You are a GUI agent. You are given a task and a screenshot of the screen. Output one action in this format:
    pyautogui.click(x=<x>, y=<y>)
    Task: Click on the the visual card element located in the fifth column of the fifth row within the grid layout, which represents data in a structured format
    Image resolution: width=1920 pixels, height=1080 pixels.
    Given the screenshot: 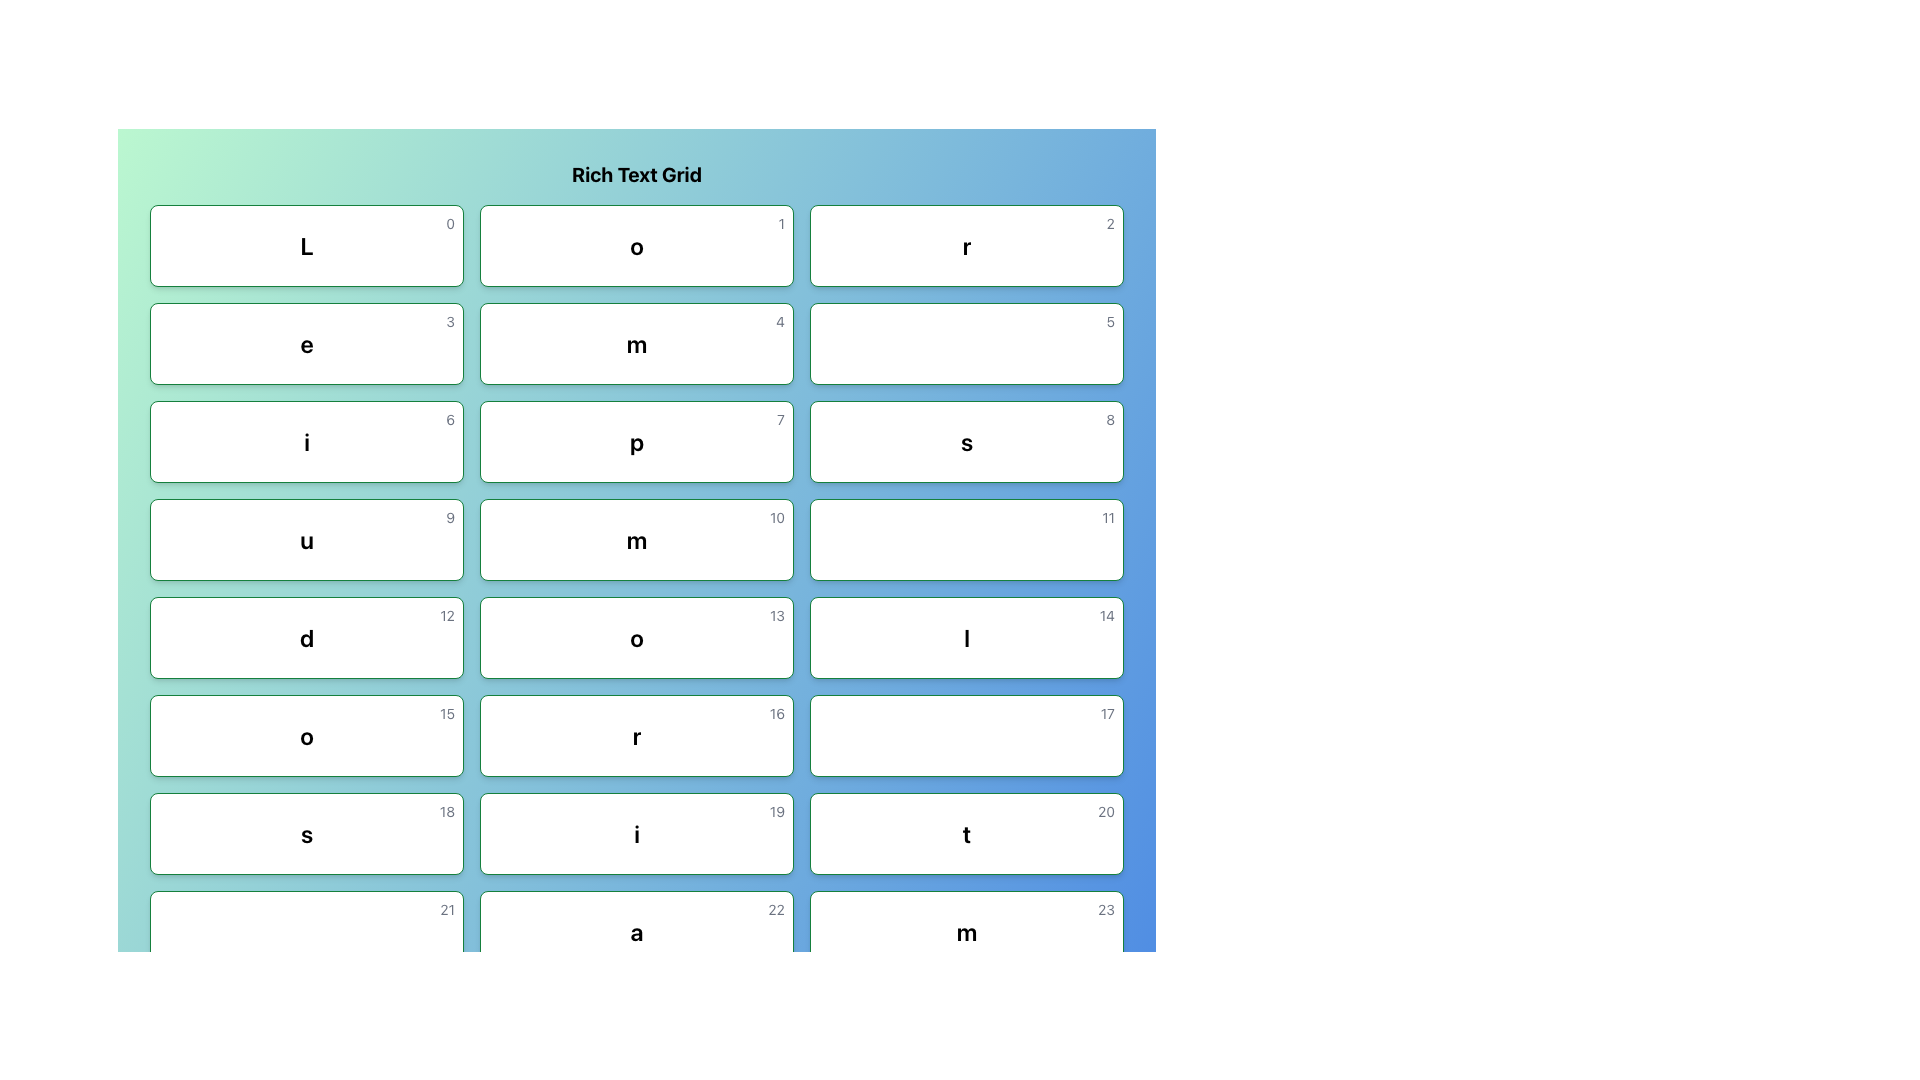 What is the action you would take?
    pyautogui.click(x=966, y=637)
    